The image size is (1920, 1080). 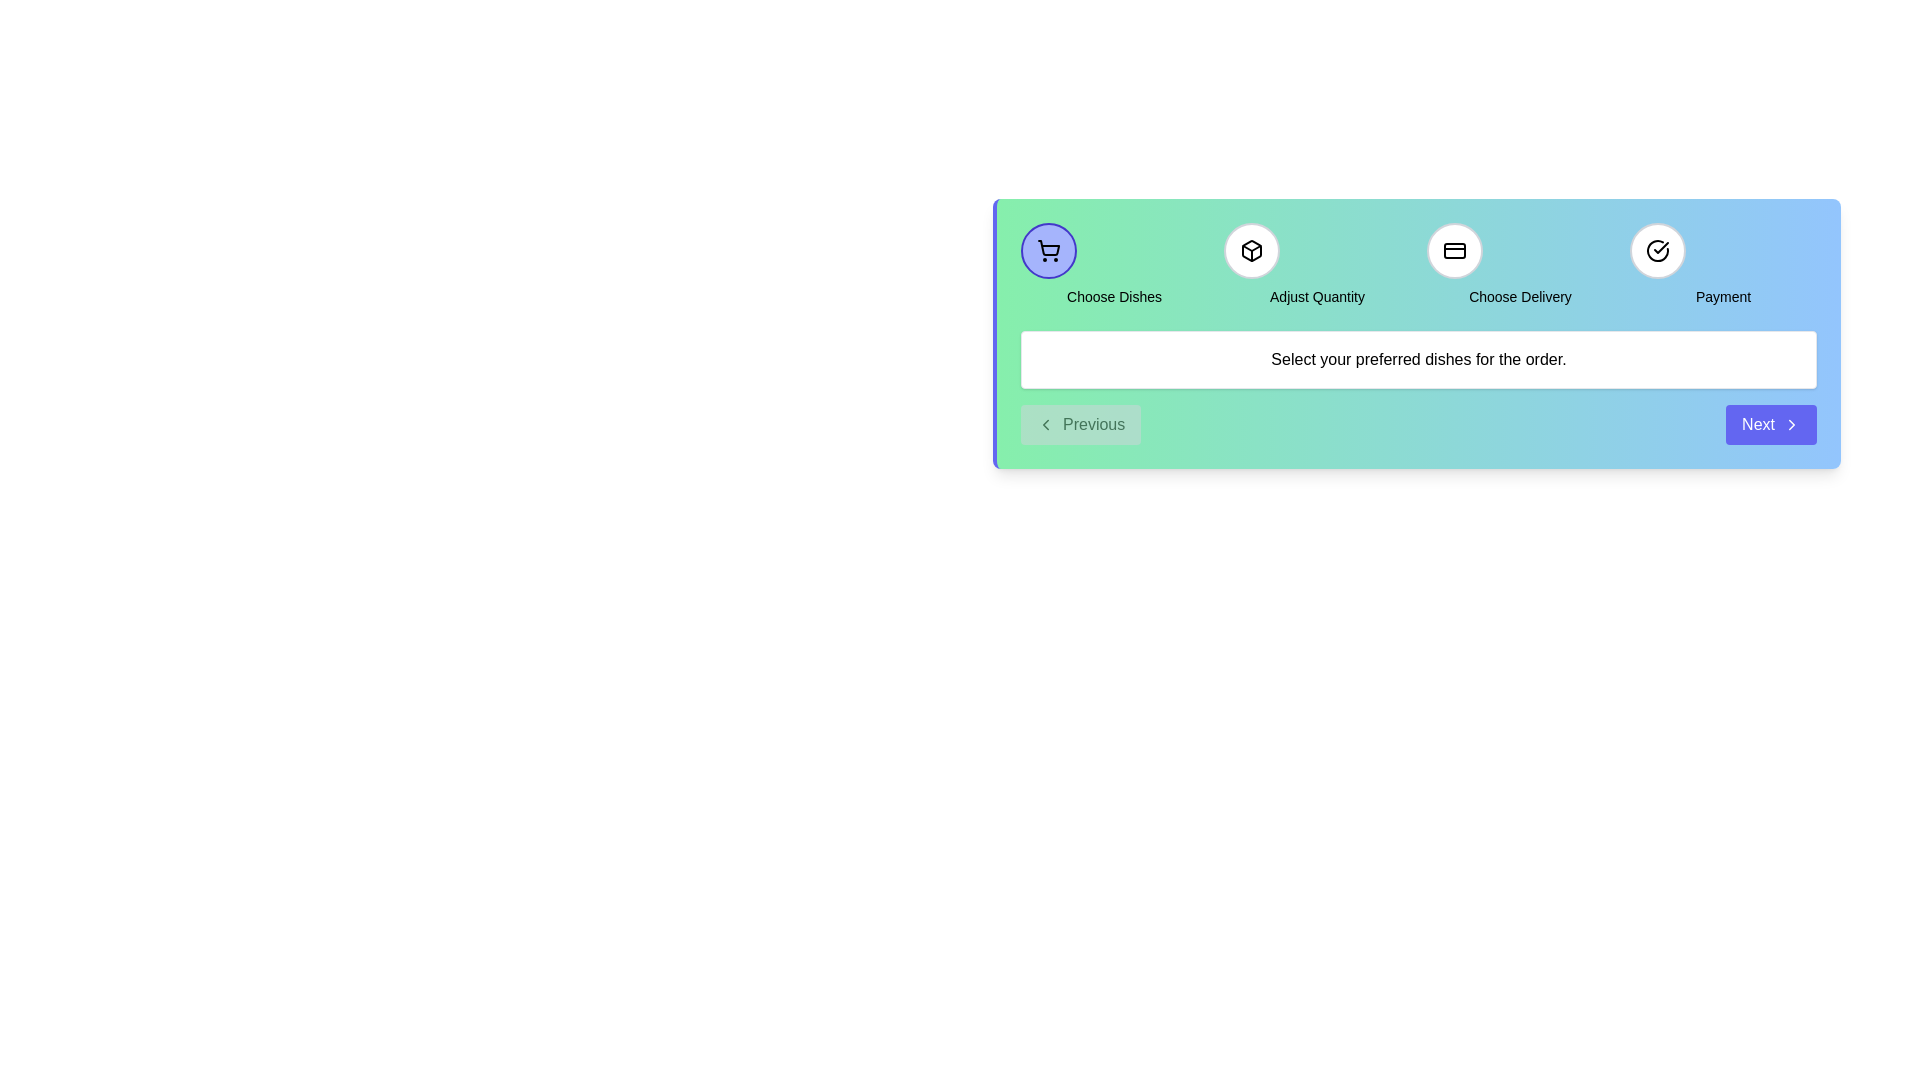 I want to click on the first label or button option that represents the section for choosing dishes, located below the shopping cart icon at the top of the interface, so click(x=1113, y=297).